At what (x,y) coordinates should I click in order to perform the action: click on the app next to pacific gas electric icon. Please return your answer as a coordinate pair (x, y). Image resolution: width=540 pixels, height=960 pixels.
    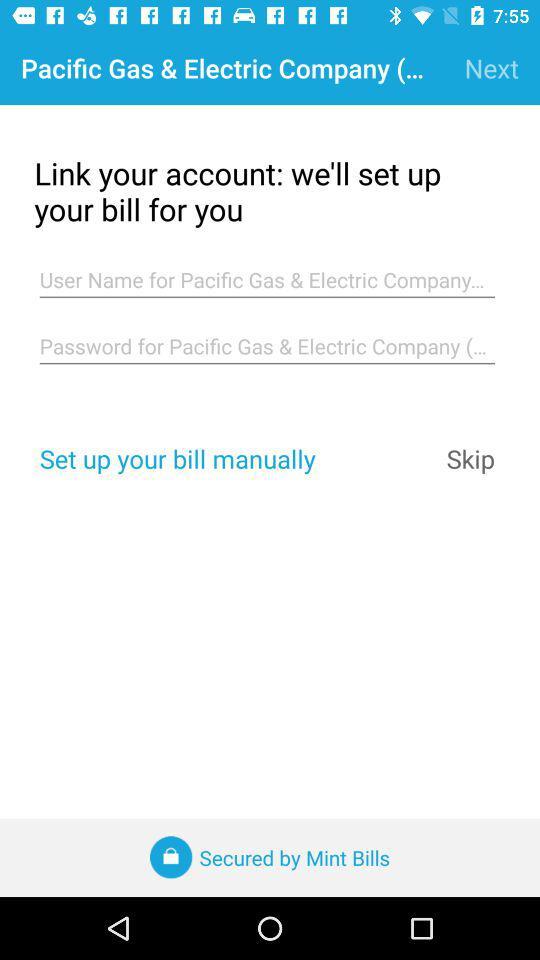
    Looking at the image, I should click on (490, 68).